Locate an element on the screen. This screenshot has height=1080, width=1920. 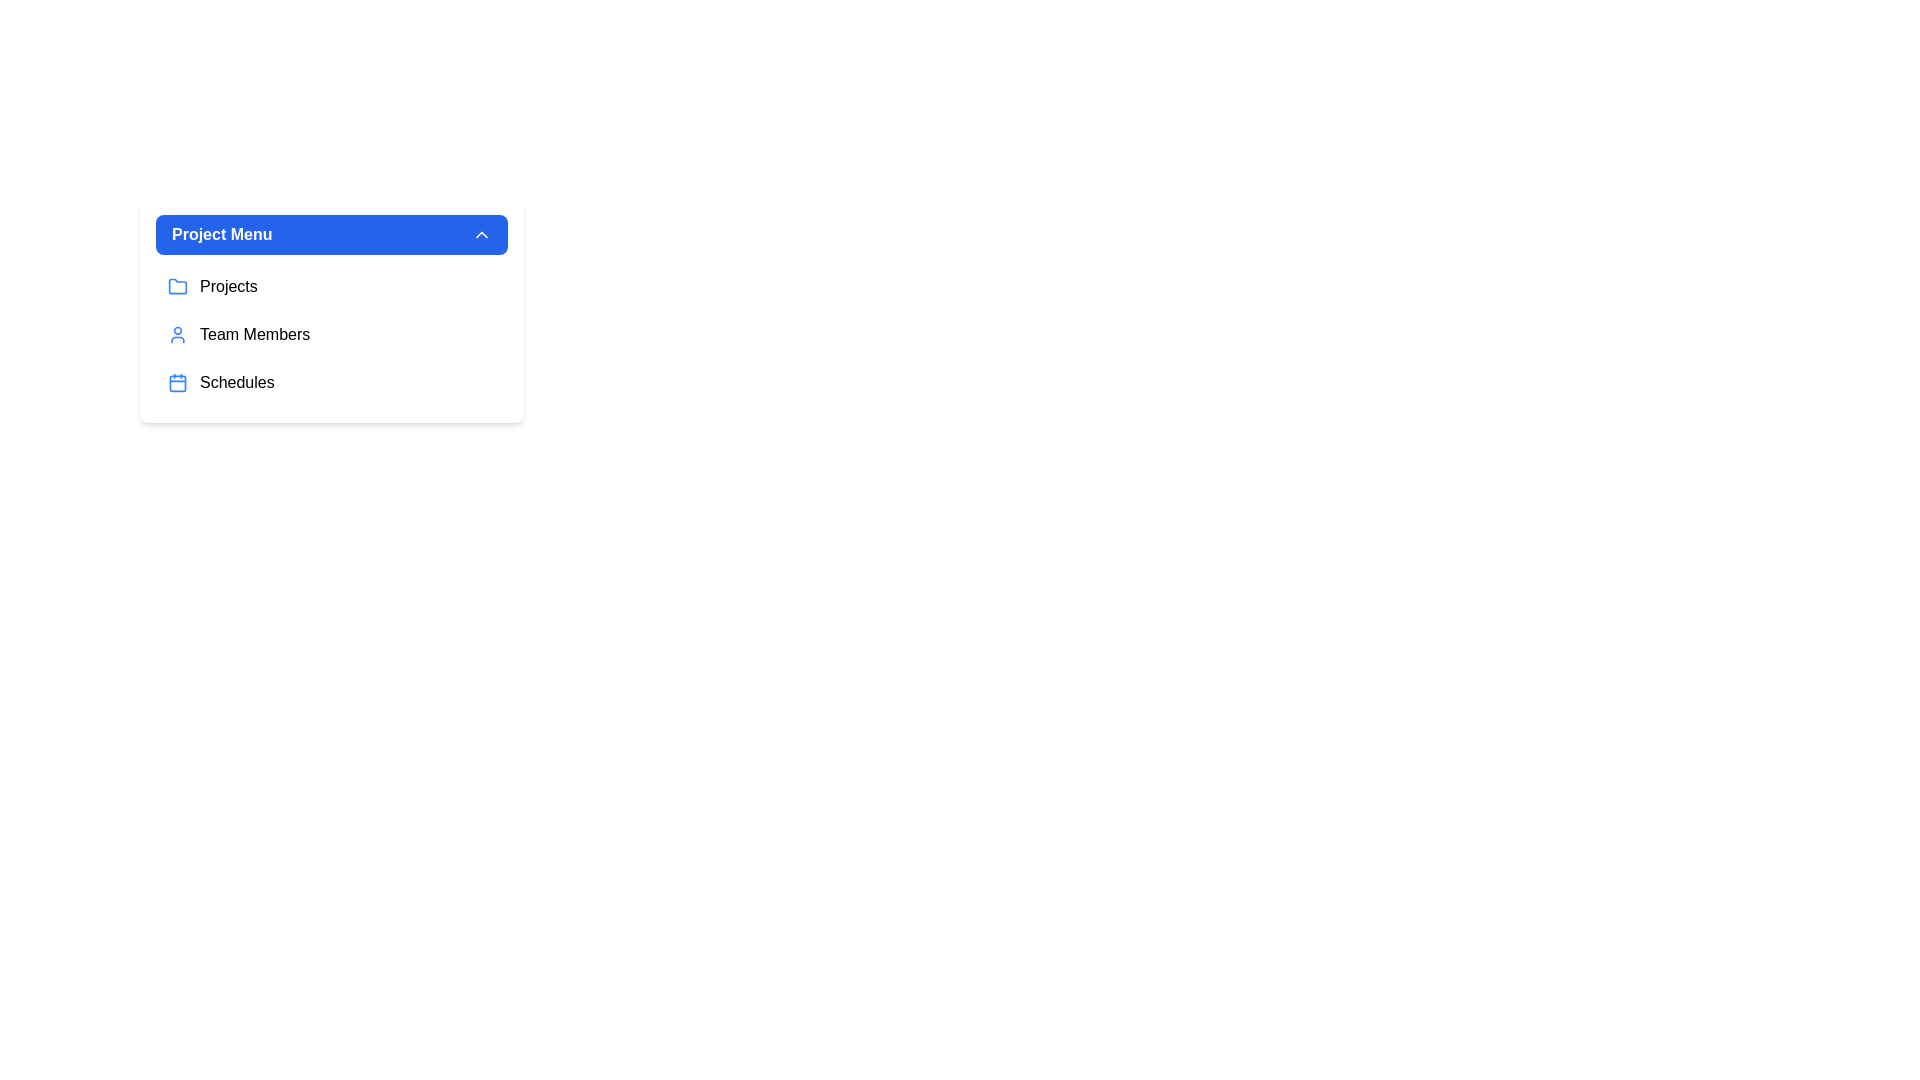
the 'Schedules' menu item to select it is located at coordinates (331, 382).